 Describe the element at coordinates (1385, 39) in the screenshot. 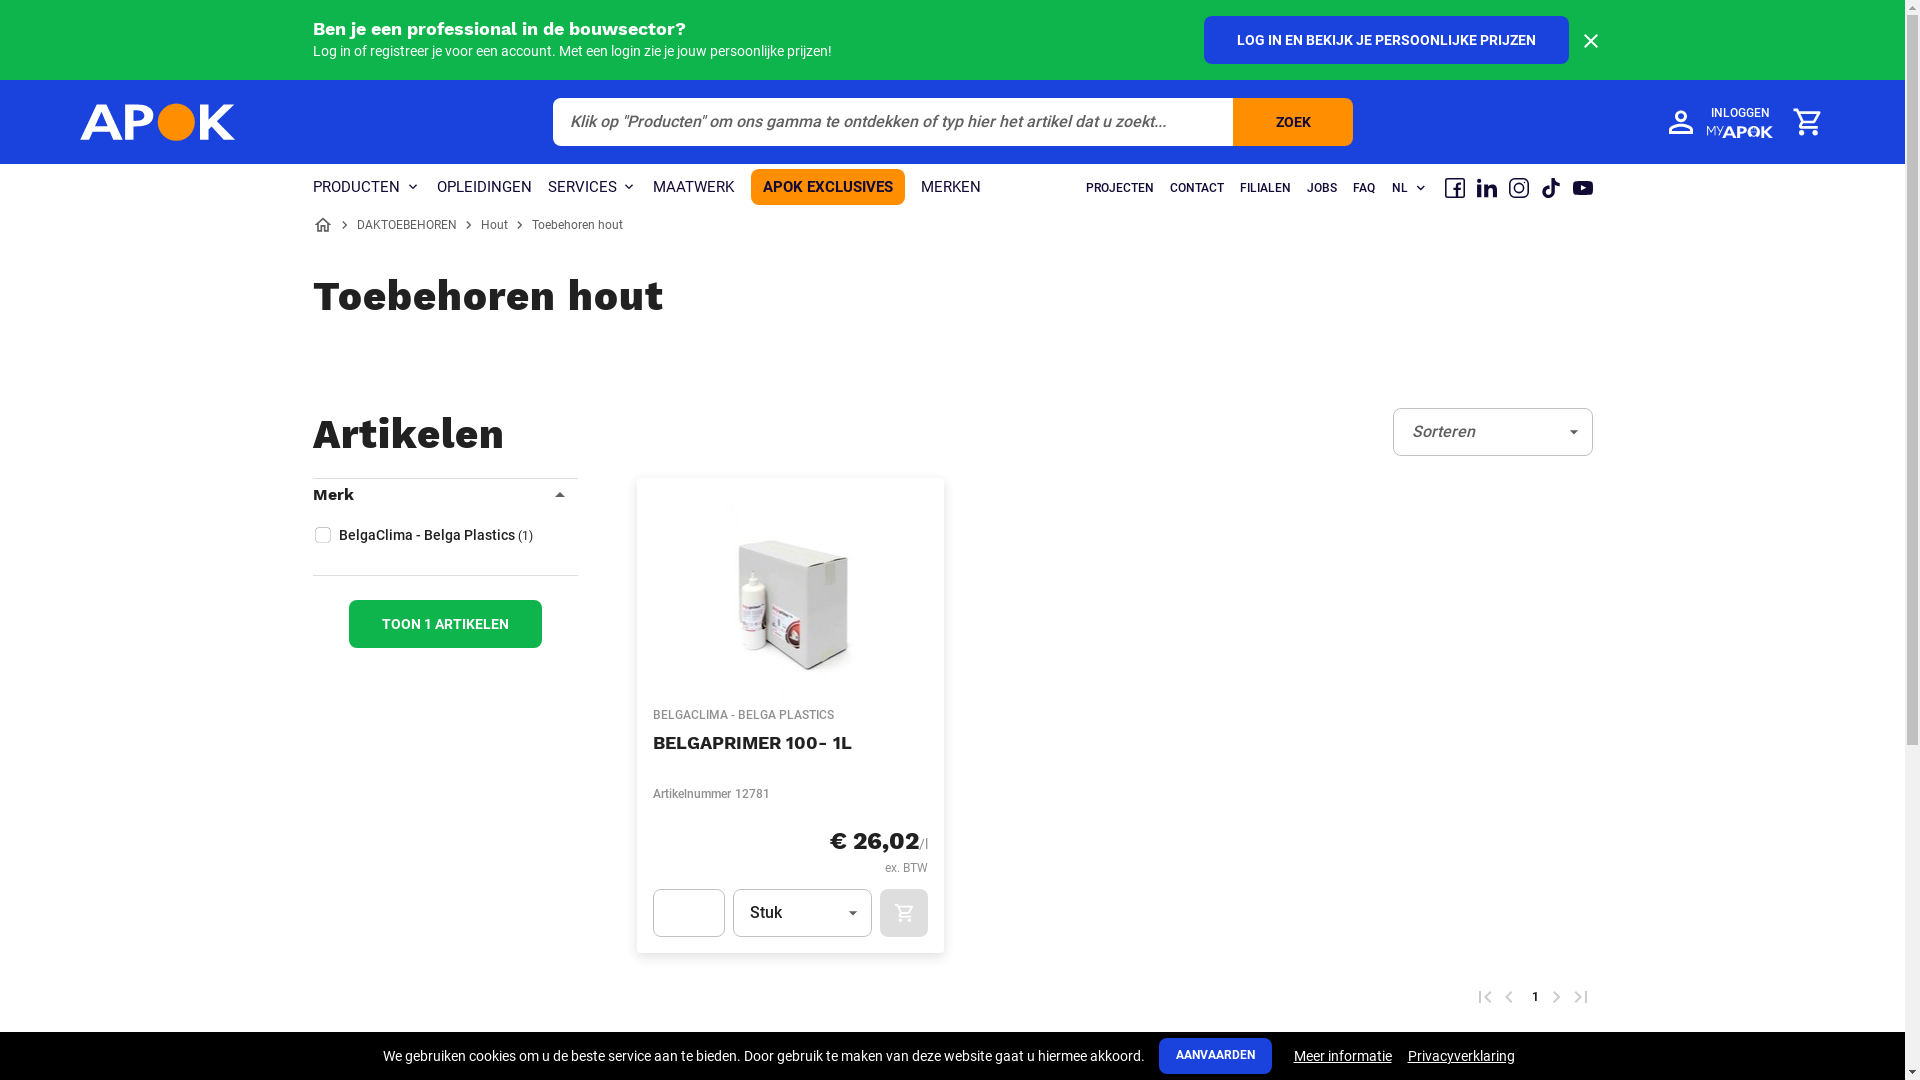

I see `'LOG IN EN BEKIJK JE PERSOONLIJKE PRIJZEN'` at that location.